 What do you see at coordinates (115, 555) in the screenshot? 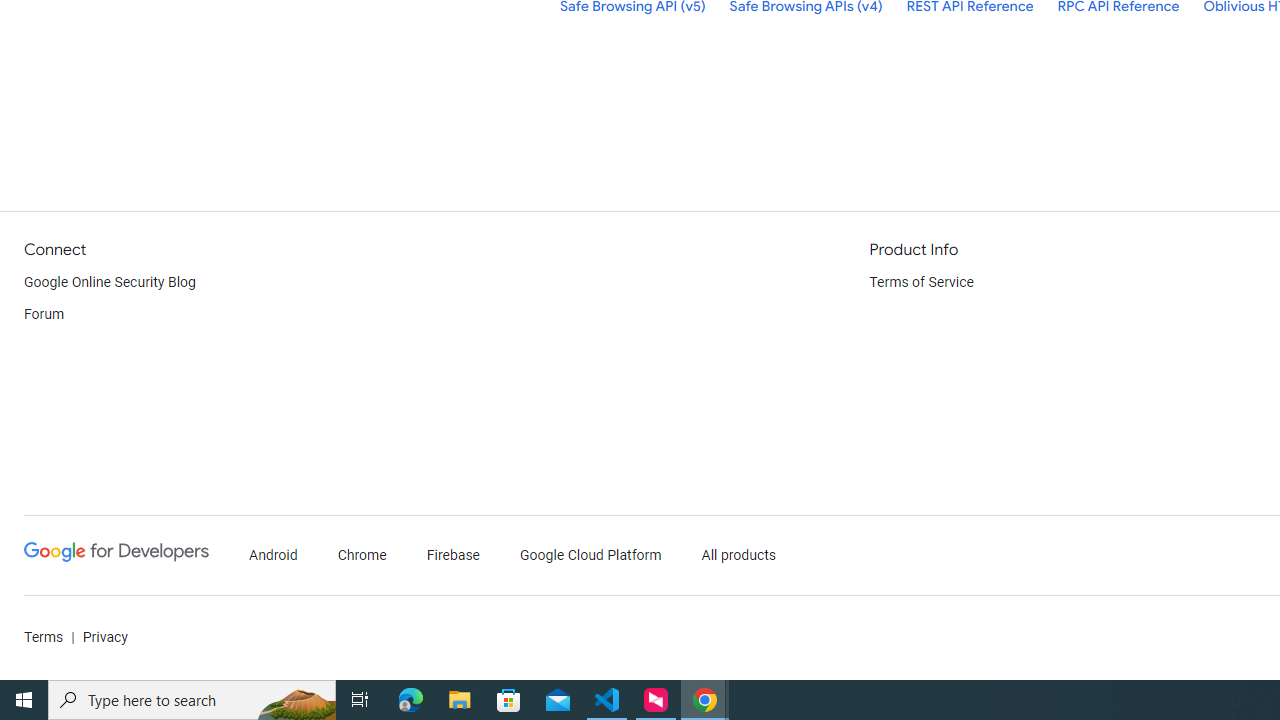
I see `'Google Developers'` at bounding box center [115, 555].